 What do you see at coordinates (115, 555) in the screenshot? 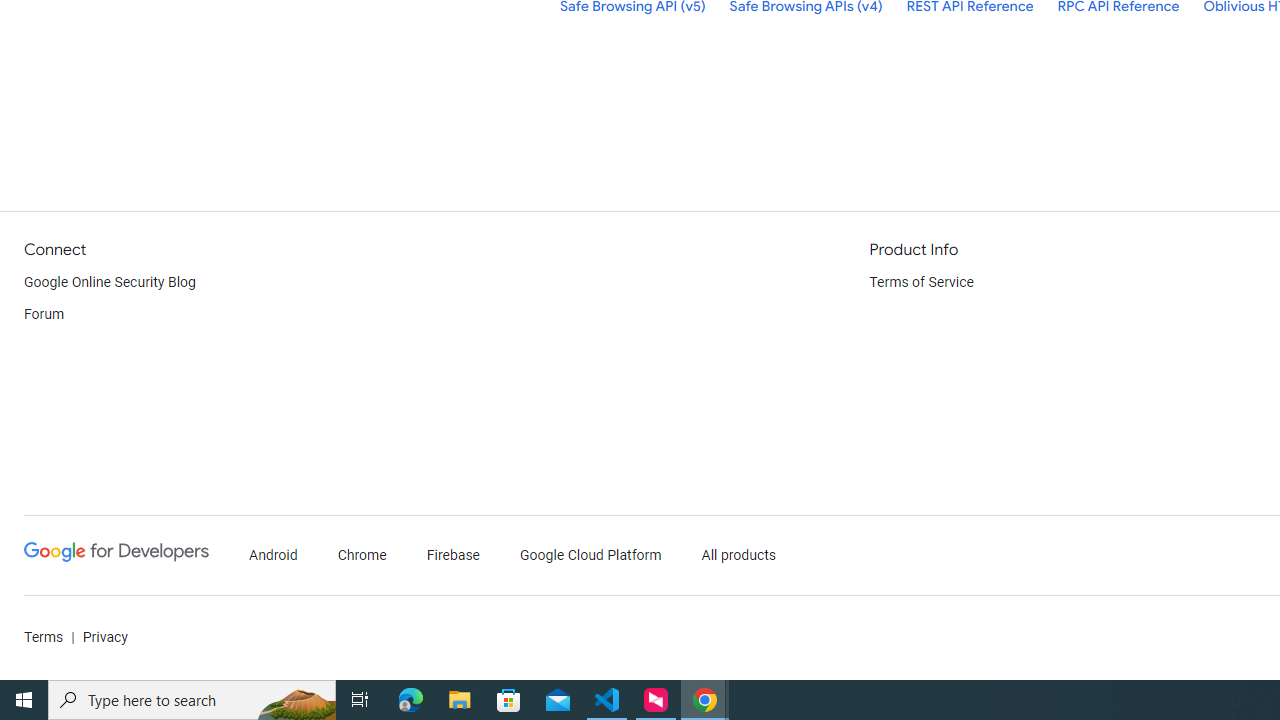
I see `'Google Developers'` at bounding box center [115, 555].